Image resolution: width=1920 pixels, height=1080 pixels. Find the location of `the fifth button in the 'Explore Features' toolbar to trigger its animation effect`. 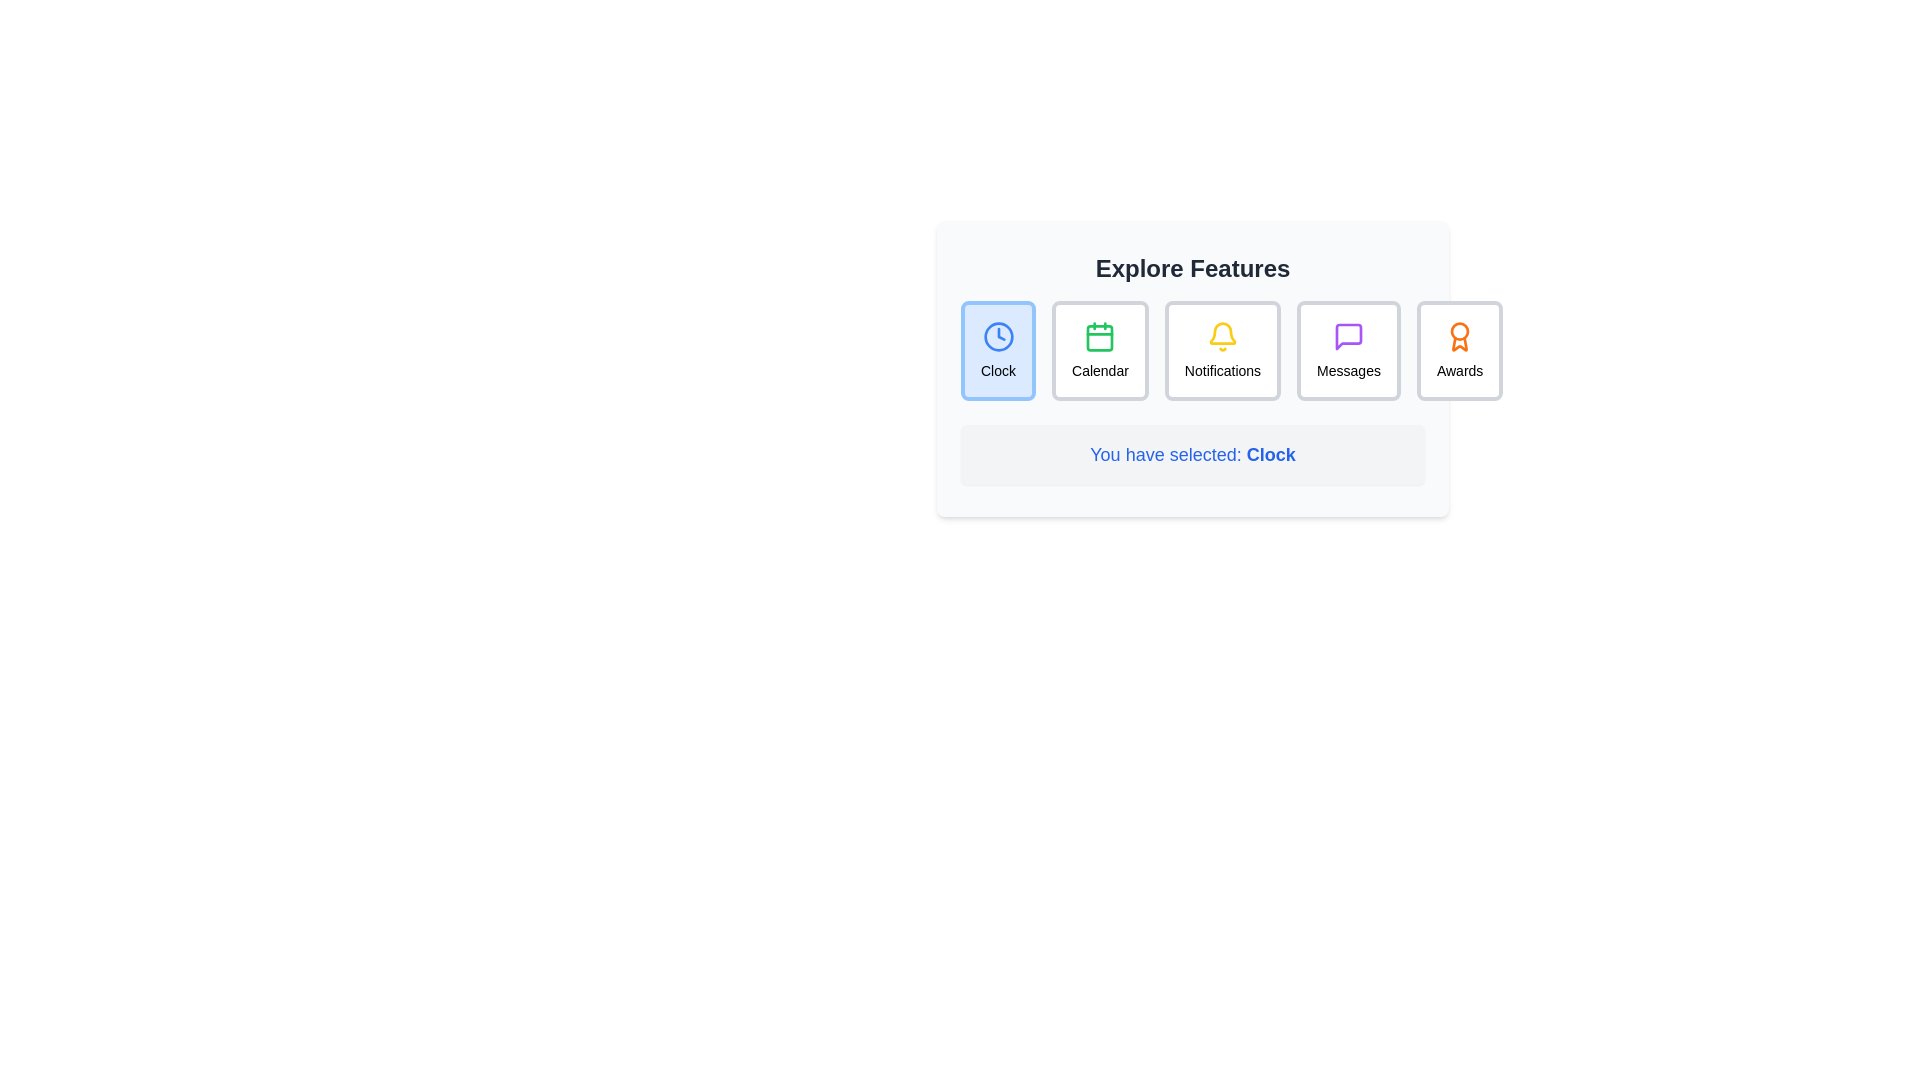

the fifth button in the 'Explore Features' toolbar to trigger its animation effect is located at coordinates (1460, 350).